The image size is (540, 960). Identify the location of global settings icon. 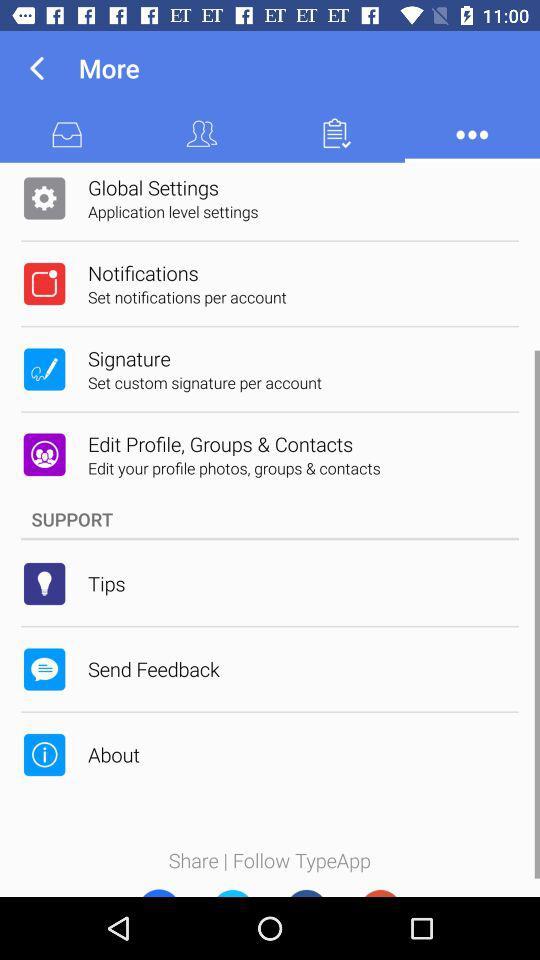
(152, 187).